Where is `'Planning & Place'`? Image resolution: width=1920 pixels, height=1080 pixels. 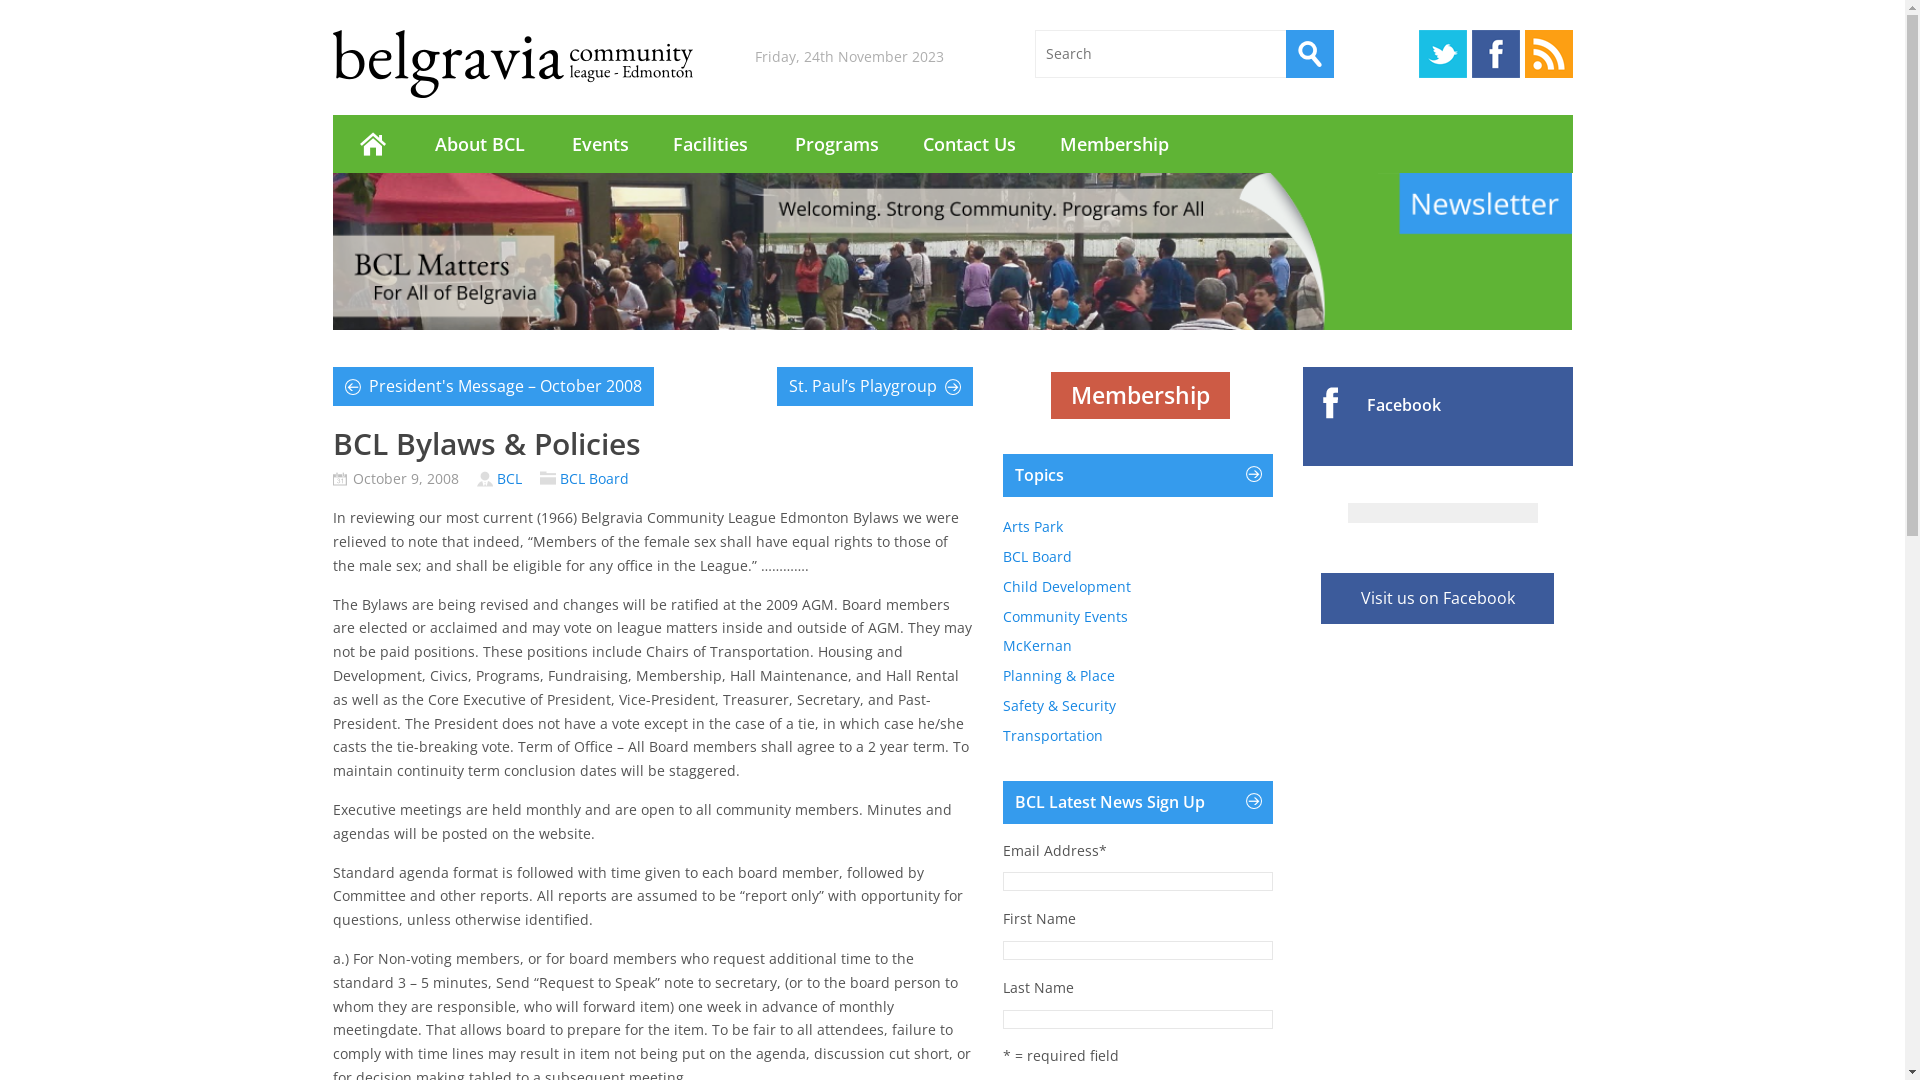
'Planning & Place' is located at coordinates (1056, 675).